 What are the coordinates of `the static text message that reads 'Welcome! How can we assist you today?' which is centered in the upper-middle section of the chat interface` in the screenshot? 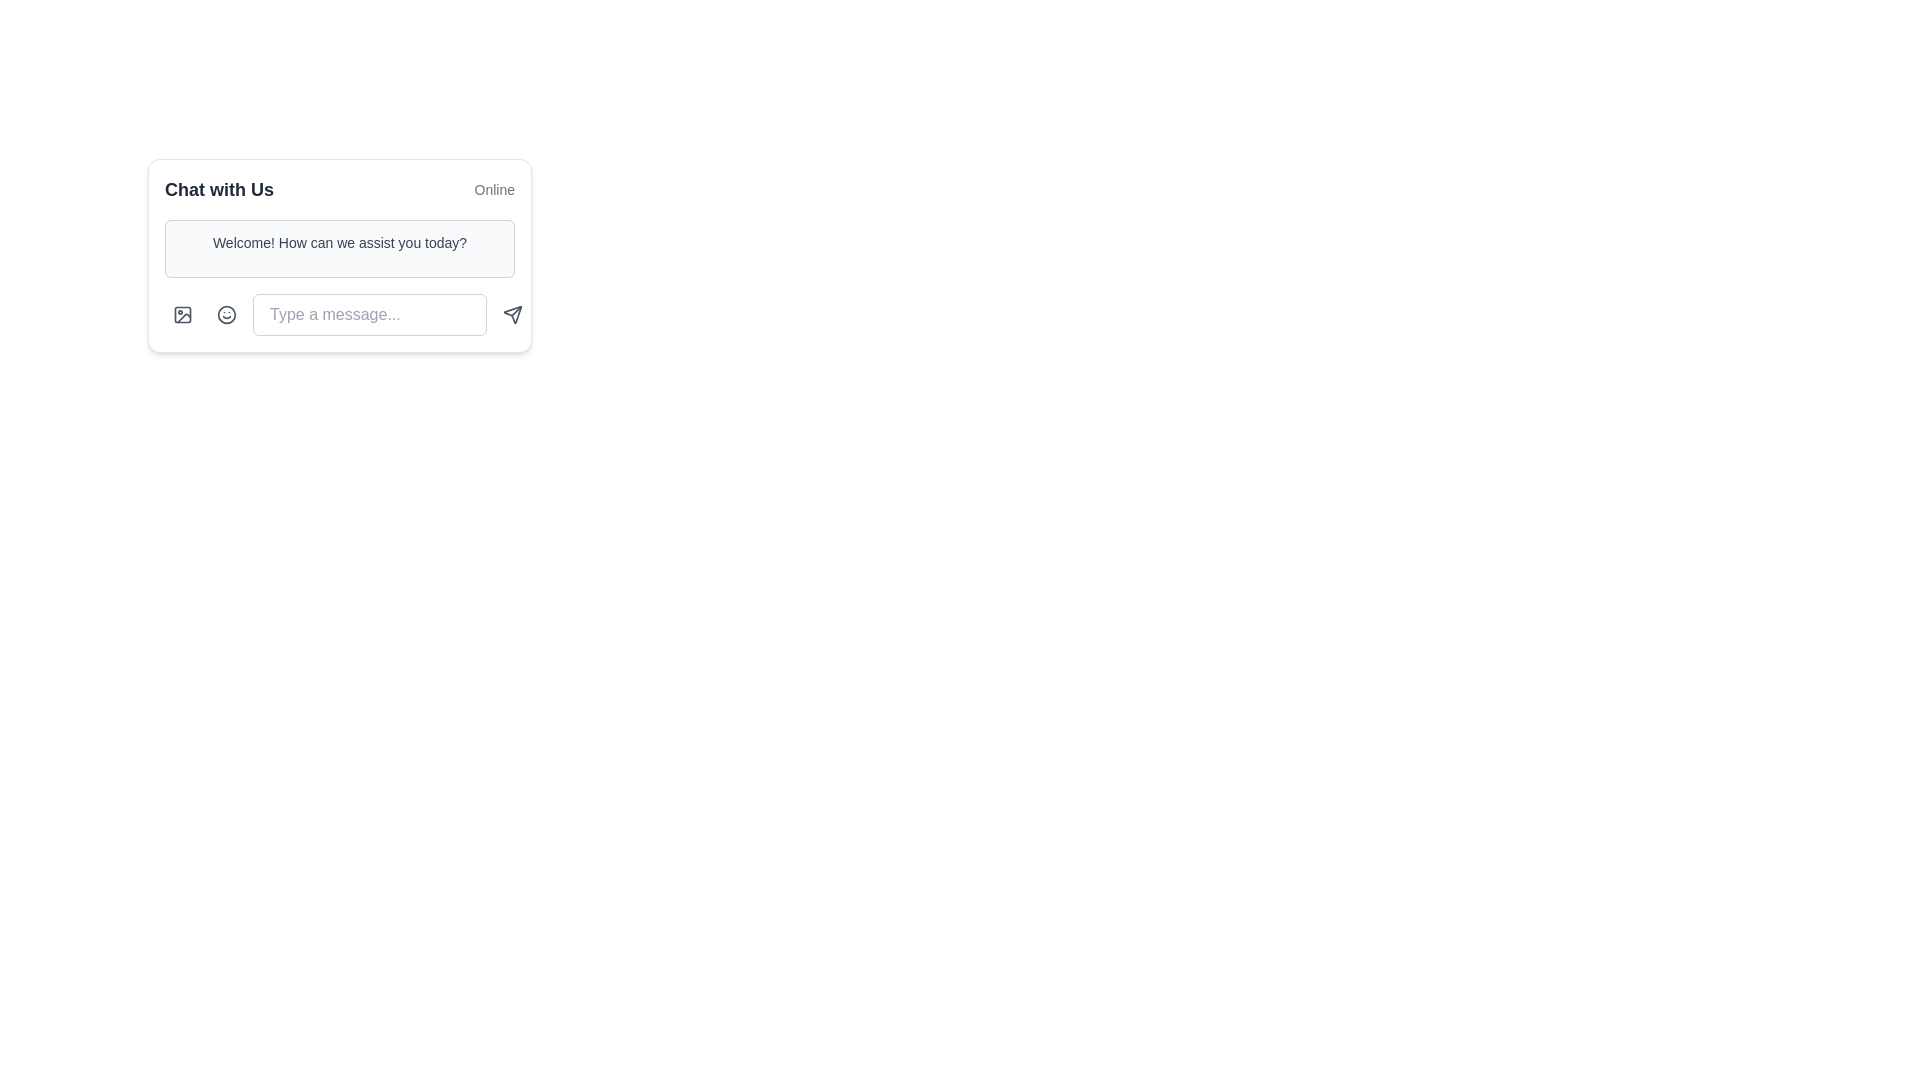 It's located at (340, 242).